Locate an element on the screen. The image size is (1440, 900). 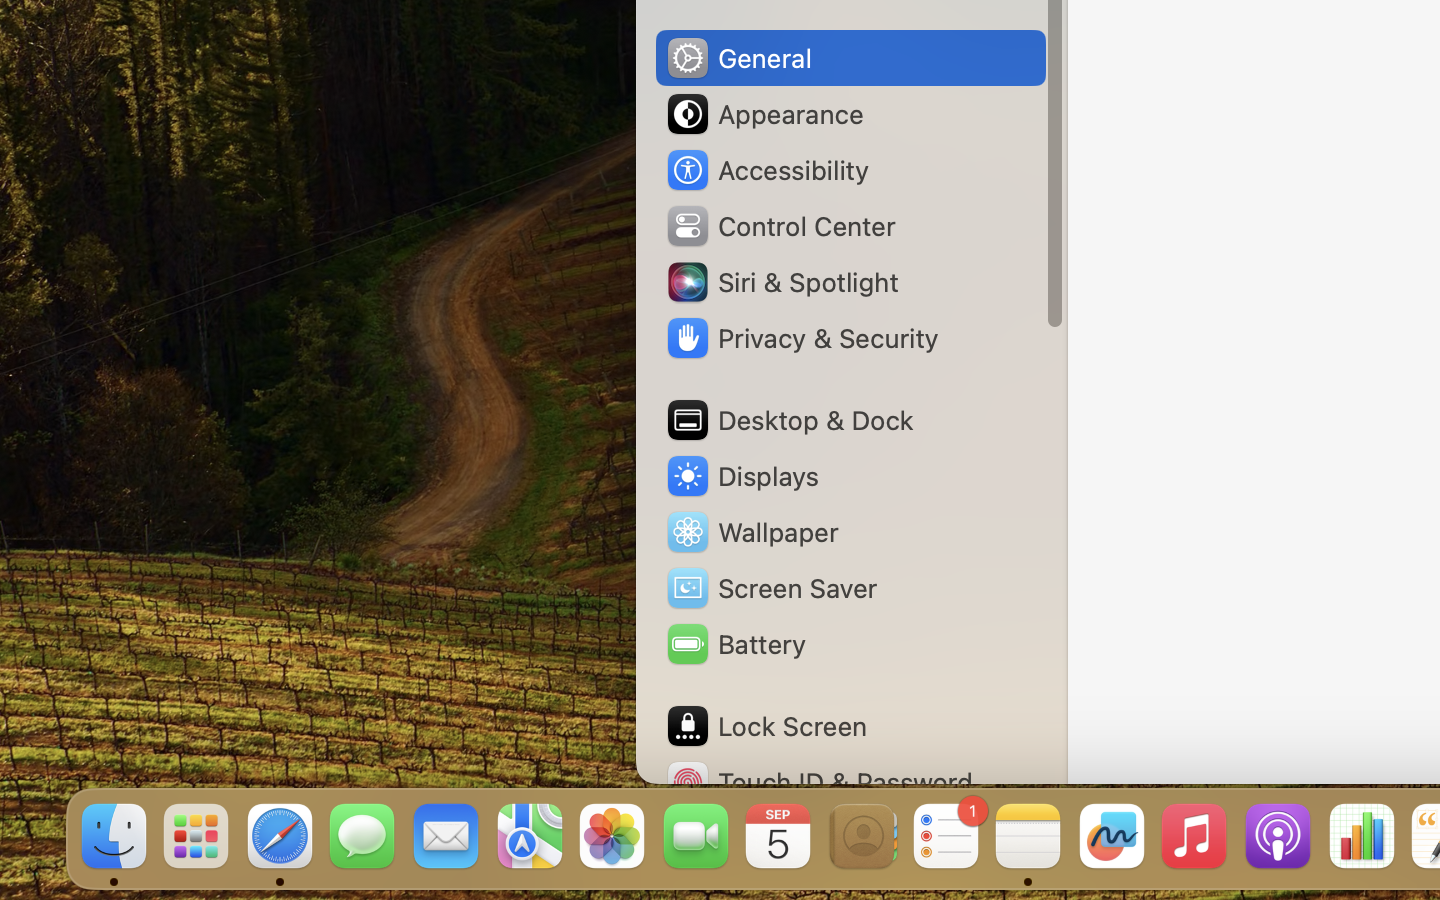
'Accessibility' is located at coordinates (765, 170).